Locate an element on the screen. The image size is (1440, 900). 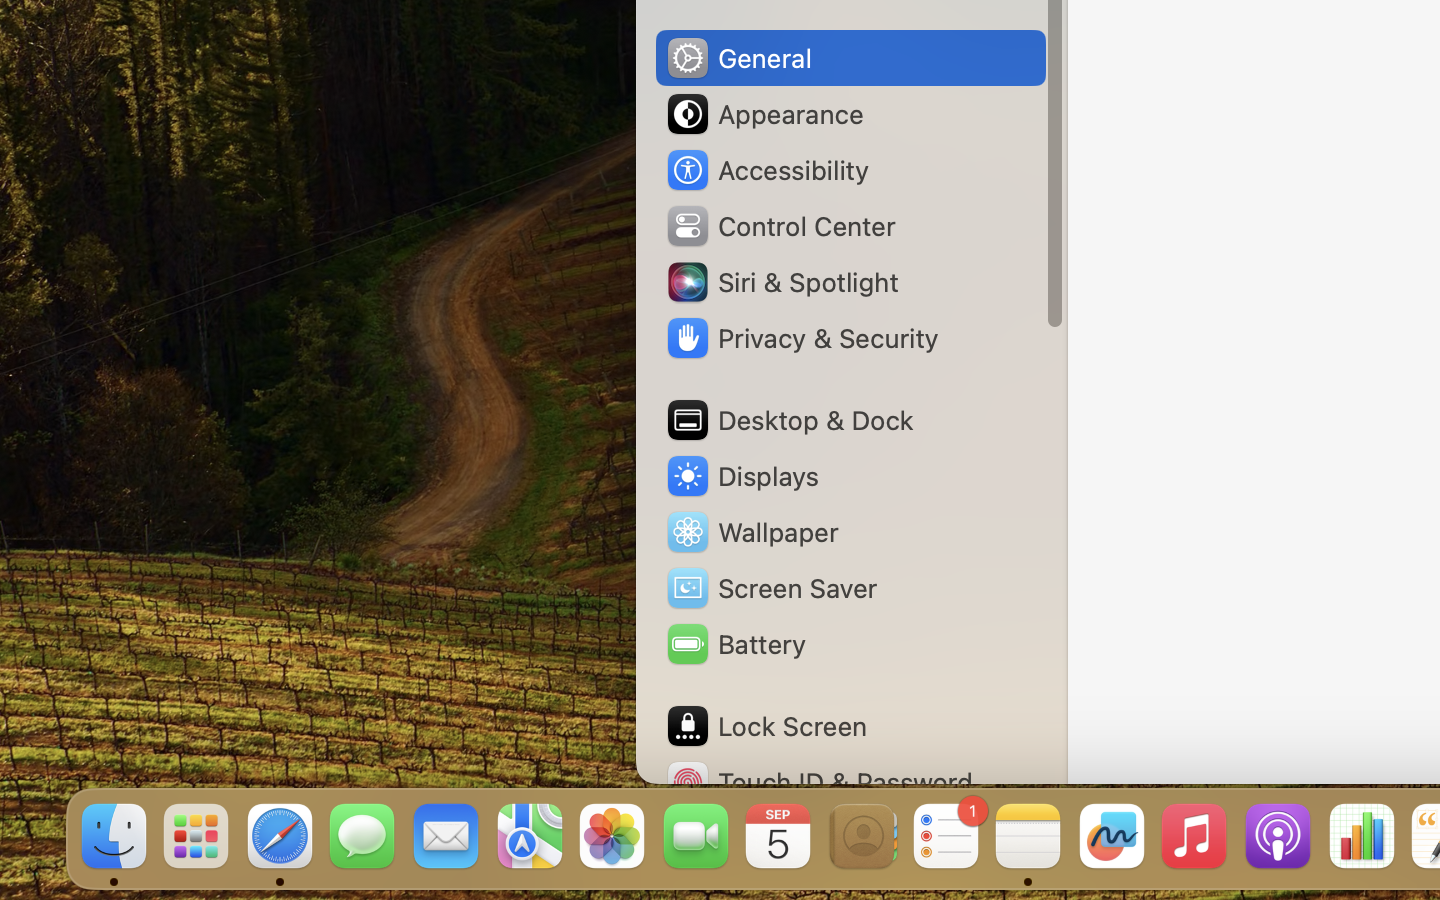
'Accessibility' is located at coordinates (765, 170).